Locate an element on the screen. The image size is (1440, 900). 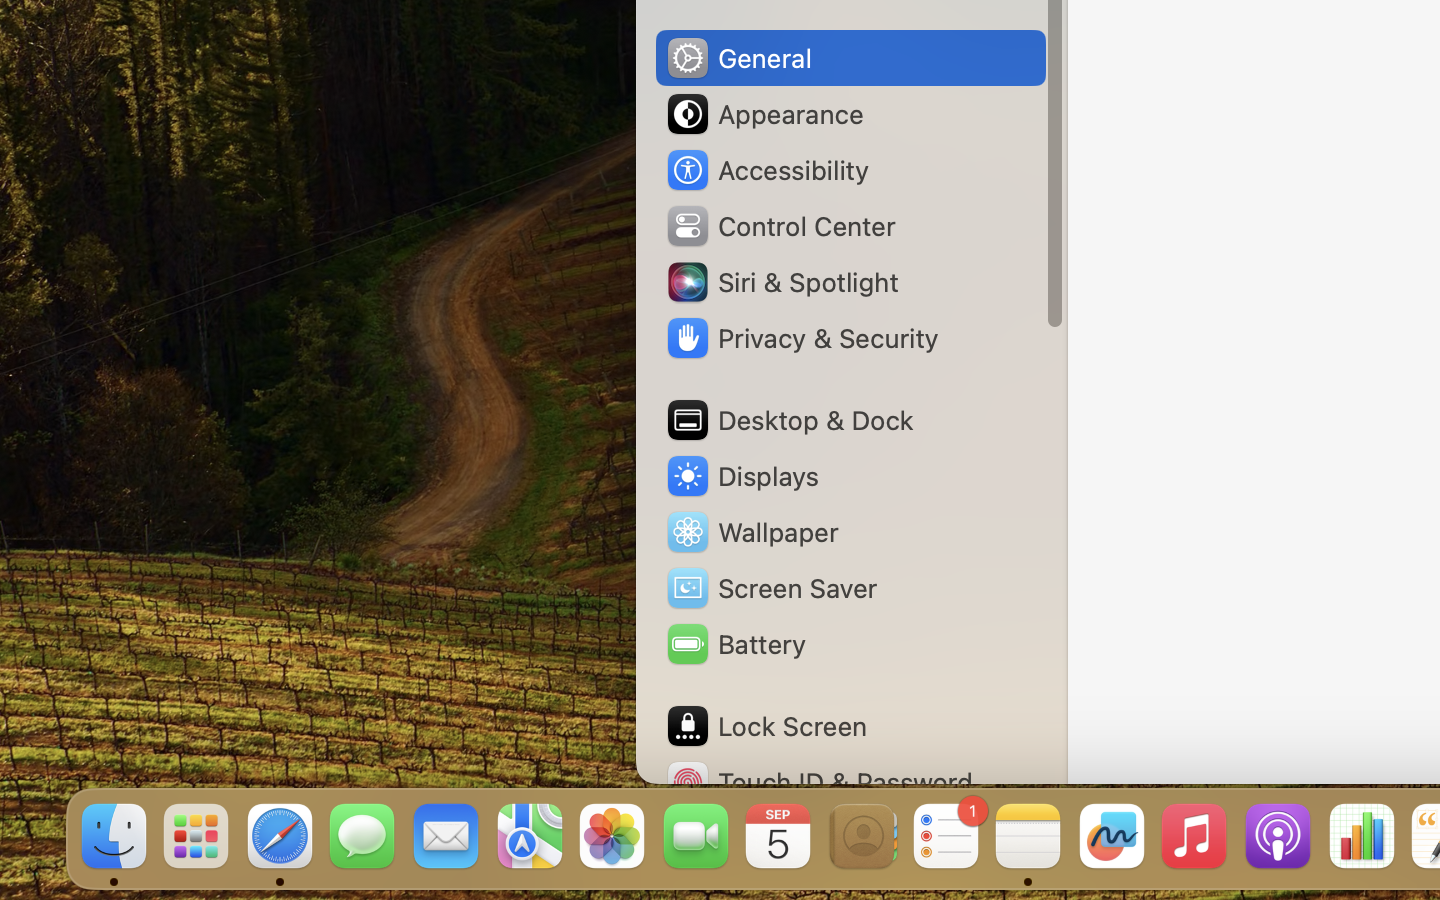
'Accessibility' is located at coordinates (765, 170).